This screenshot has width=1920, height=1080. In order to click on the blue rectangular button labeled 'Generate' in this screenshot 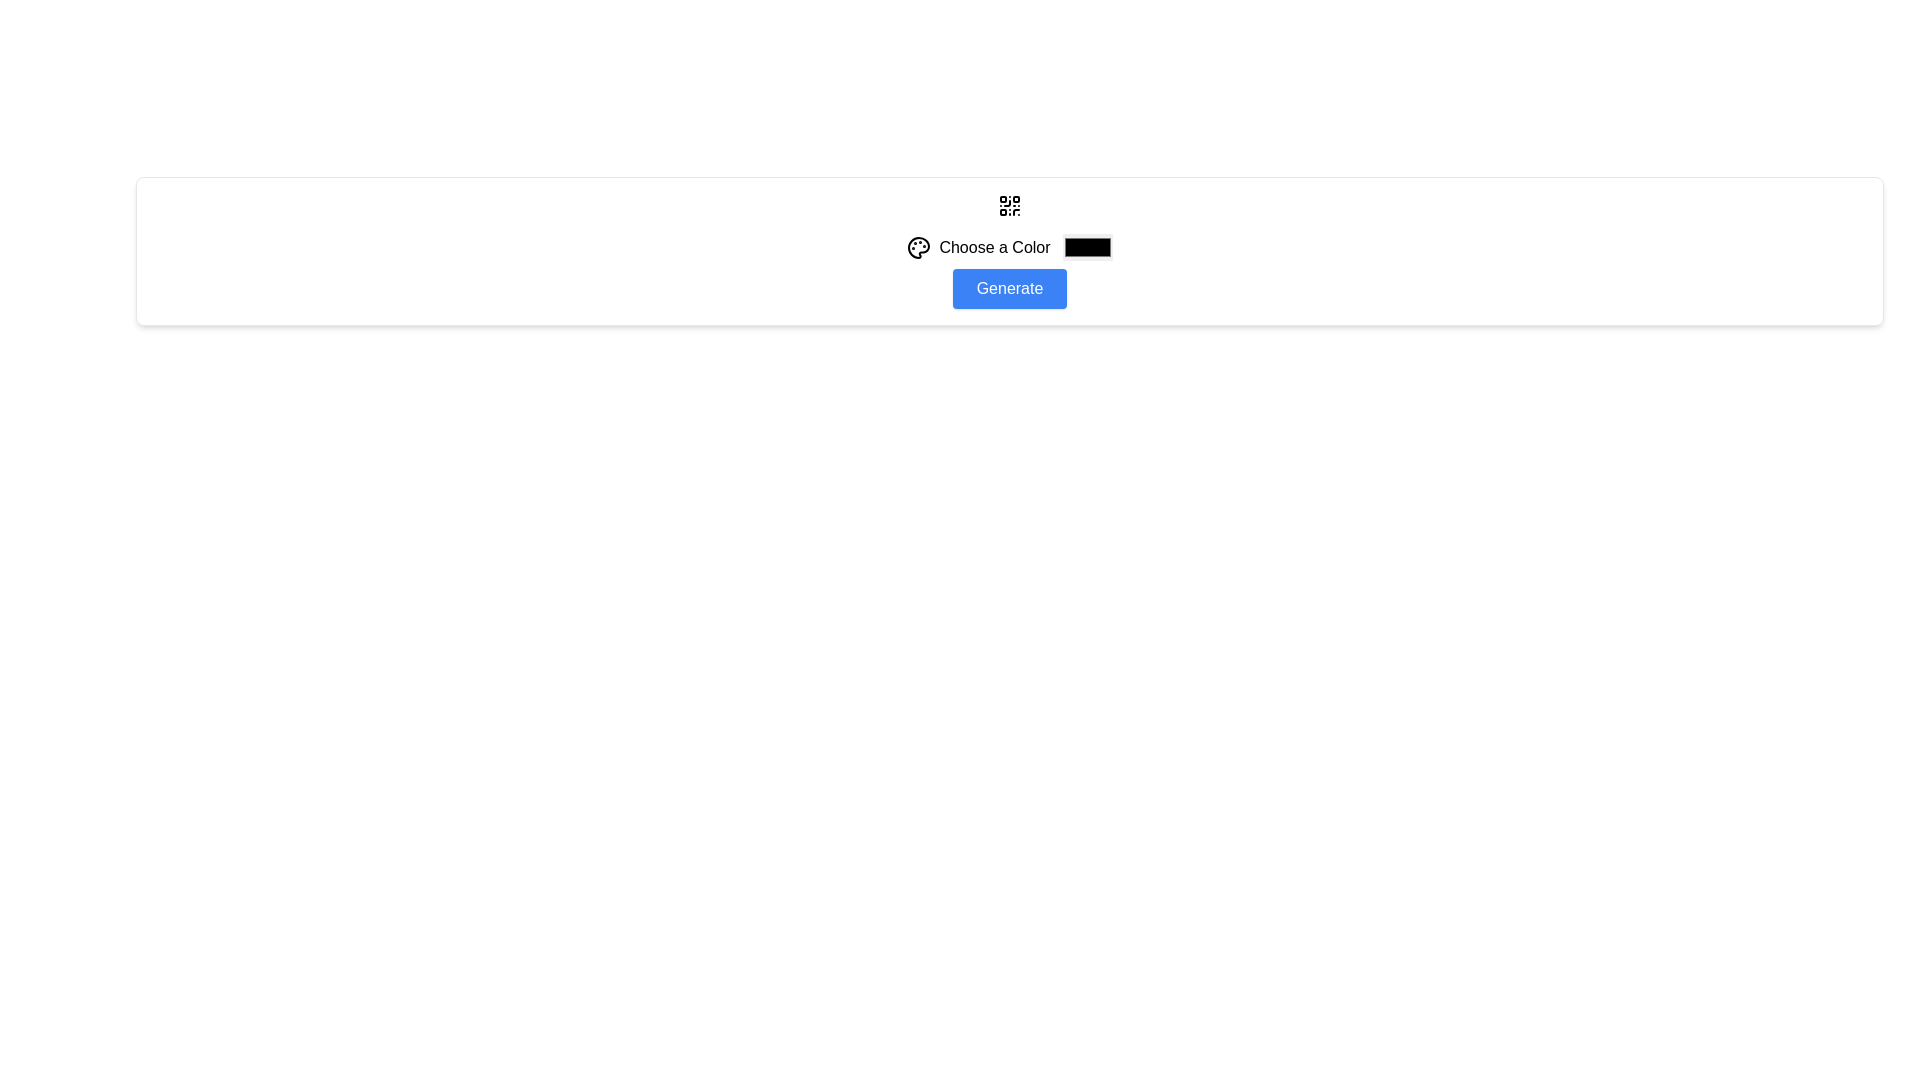, I will do `click(1009, 289)`.